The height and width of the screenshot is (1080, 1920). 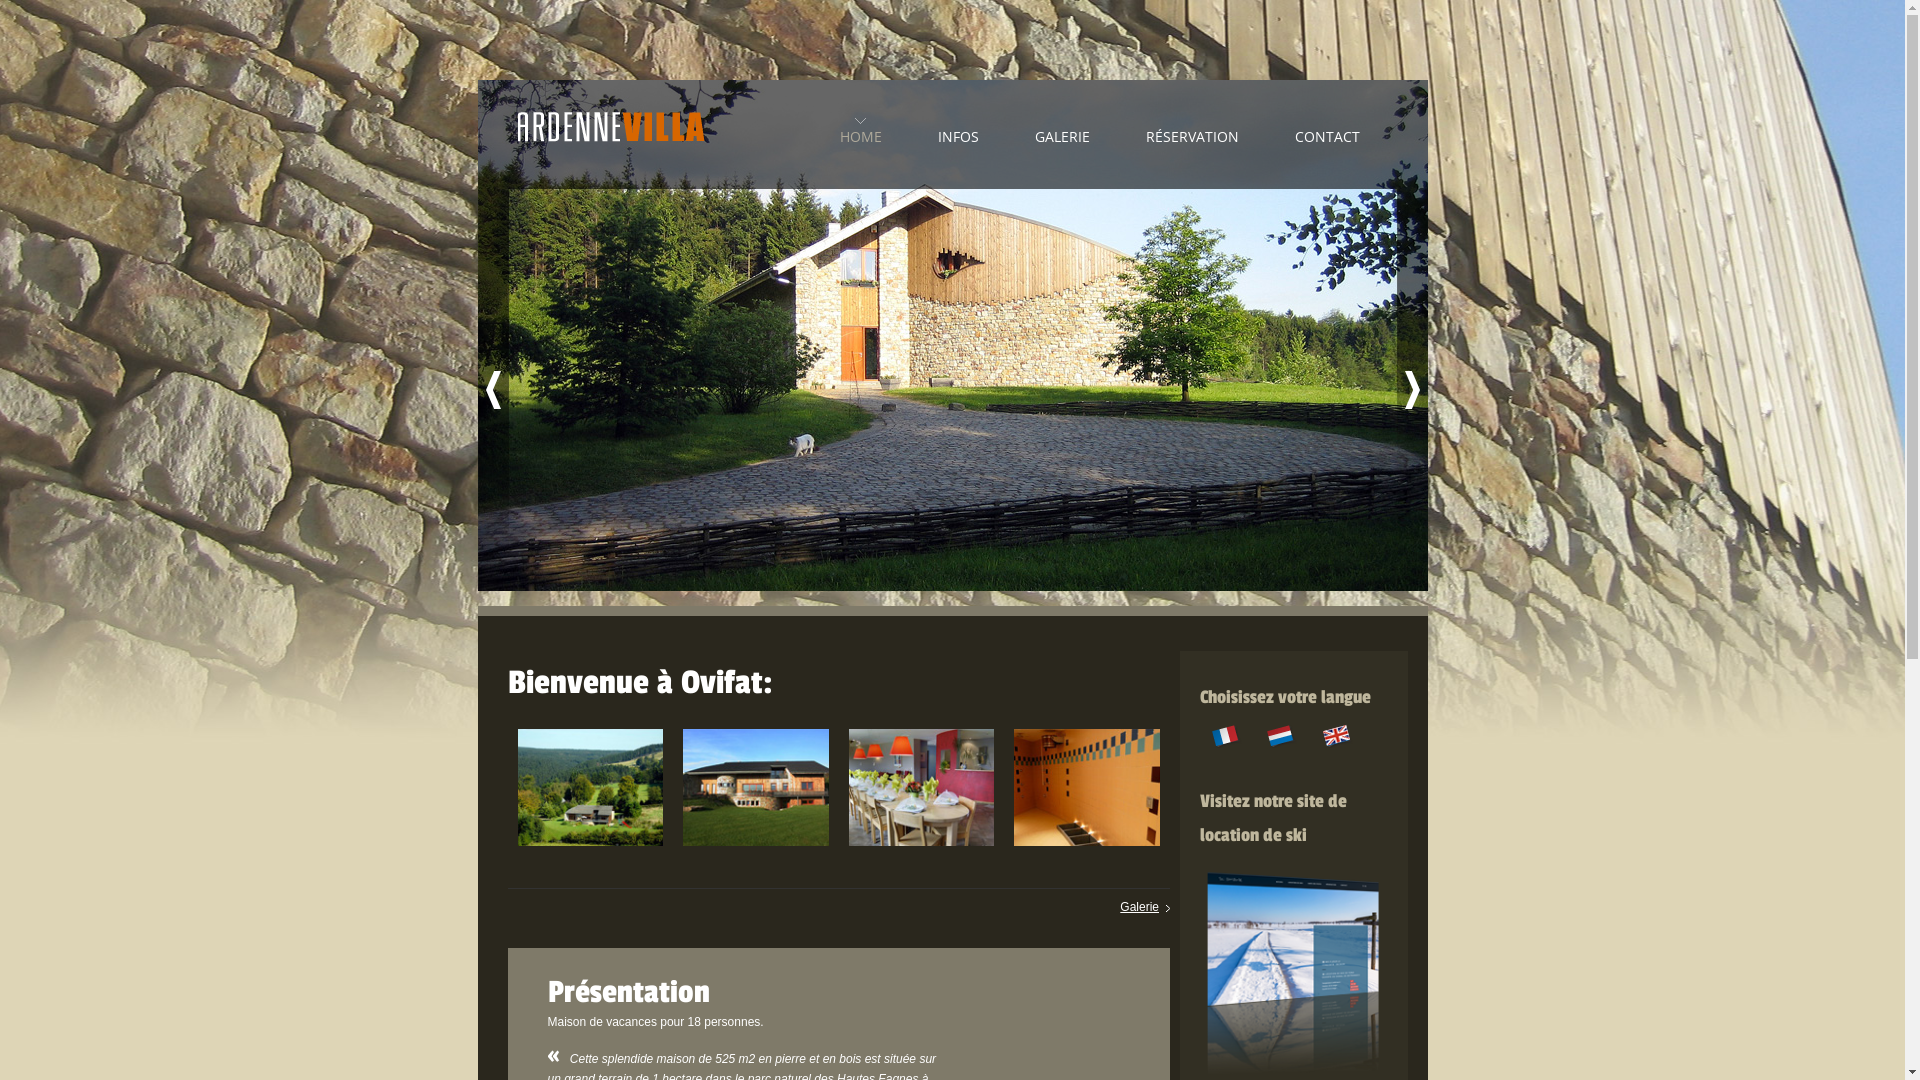 I want to click on 'GALERIE', so click(x=1033, y=131).